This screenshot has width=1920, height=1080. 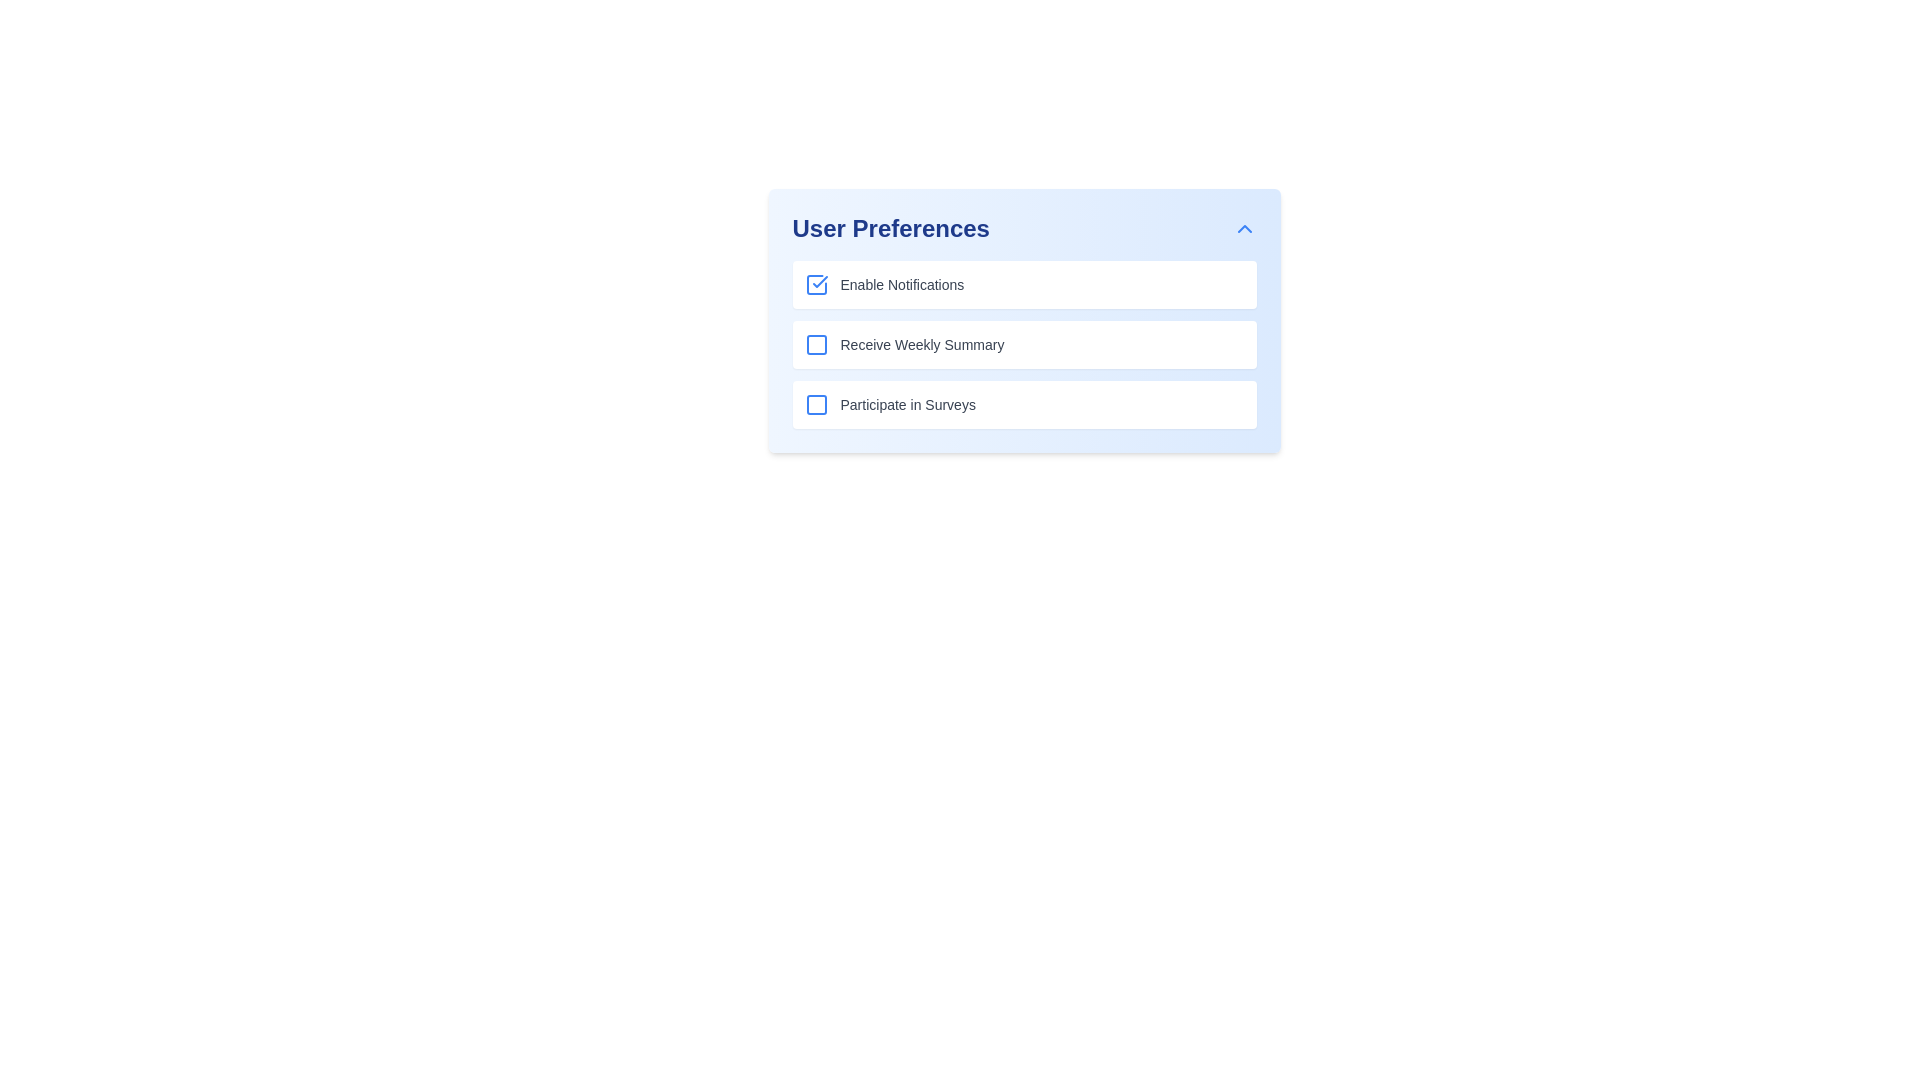 What do you see at coordinates (901, 285) in the screenshot?
I see `the Text Label that indicates the purpose of the adjacent checkbox for enabling notifications, located in the 'User Preferences' section` at bounding box center [901, 285].